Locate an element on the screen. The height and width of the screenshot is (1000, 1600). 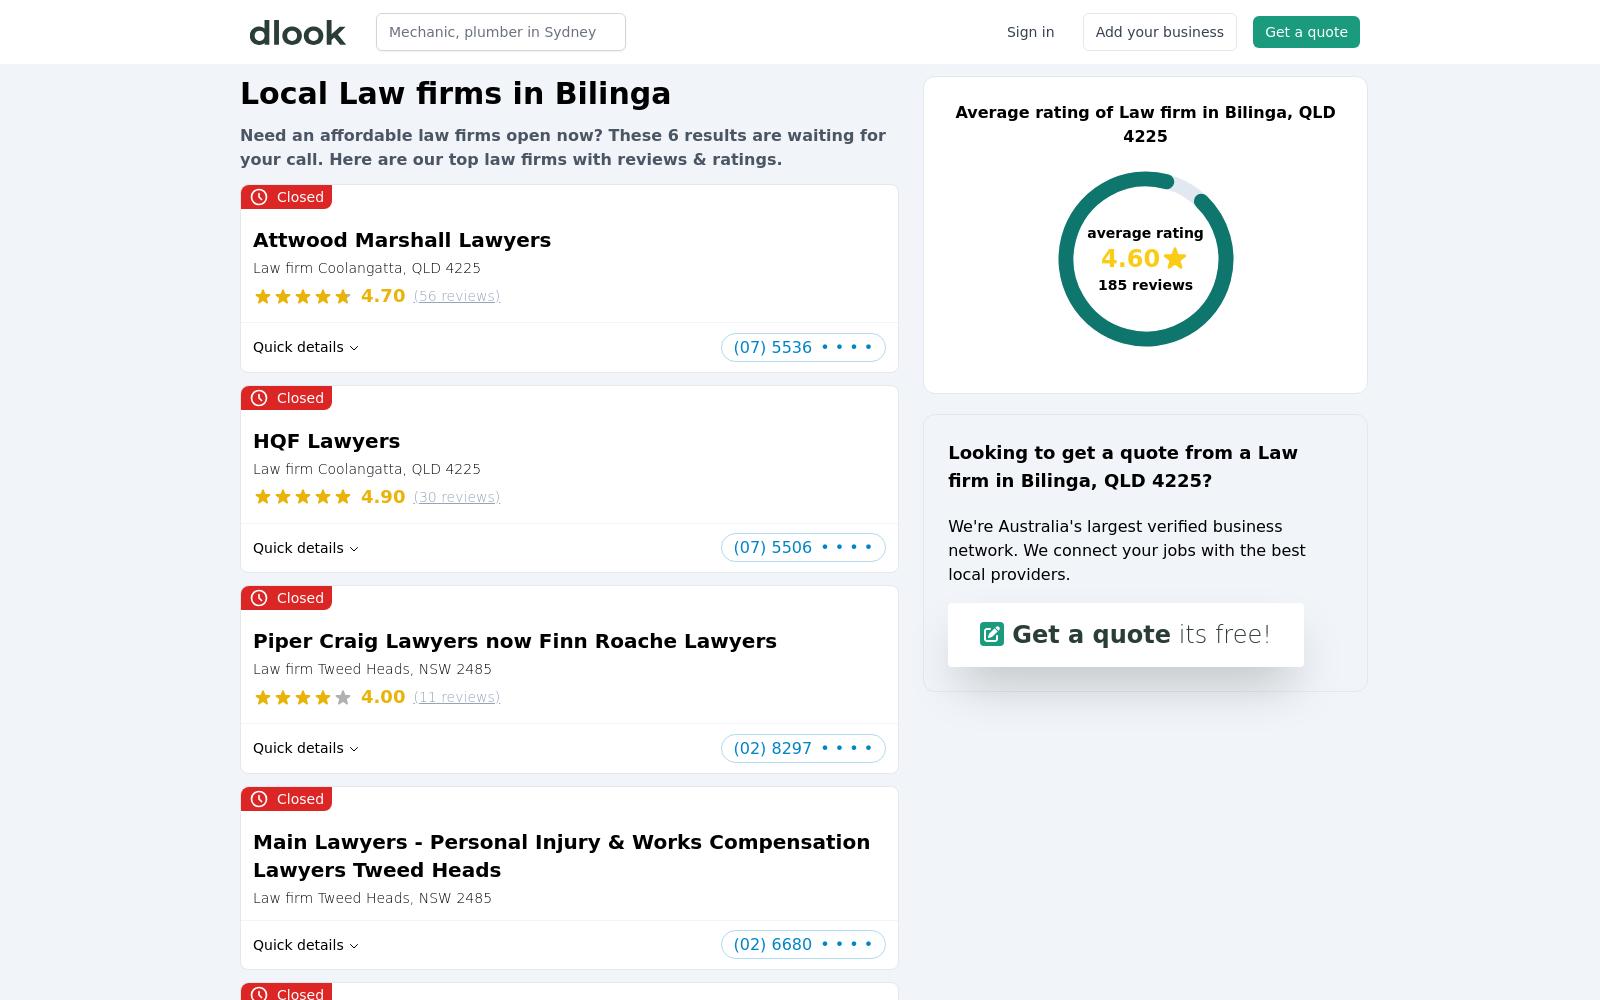
'?' is located at coordinates (1205, 479).